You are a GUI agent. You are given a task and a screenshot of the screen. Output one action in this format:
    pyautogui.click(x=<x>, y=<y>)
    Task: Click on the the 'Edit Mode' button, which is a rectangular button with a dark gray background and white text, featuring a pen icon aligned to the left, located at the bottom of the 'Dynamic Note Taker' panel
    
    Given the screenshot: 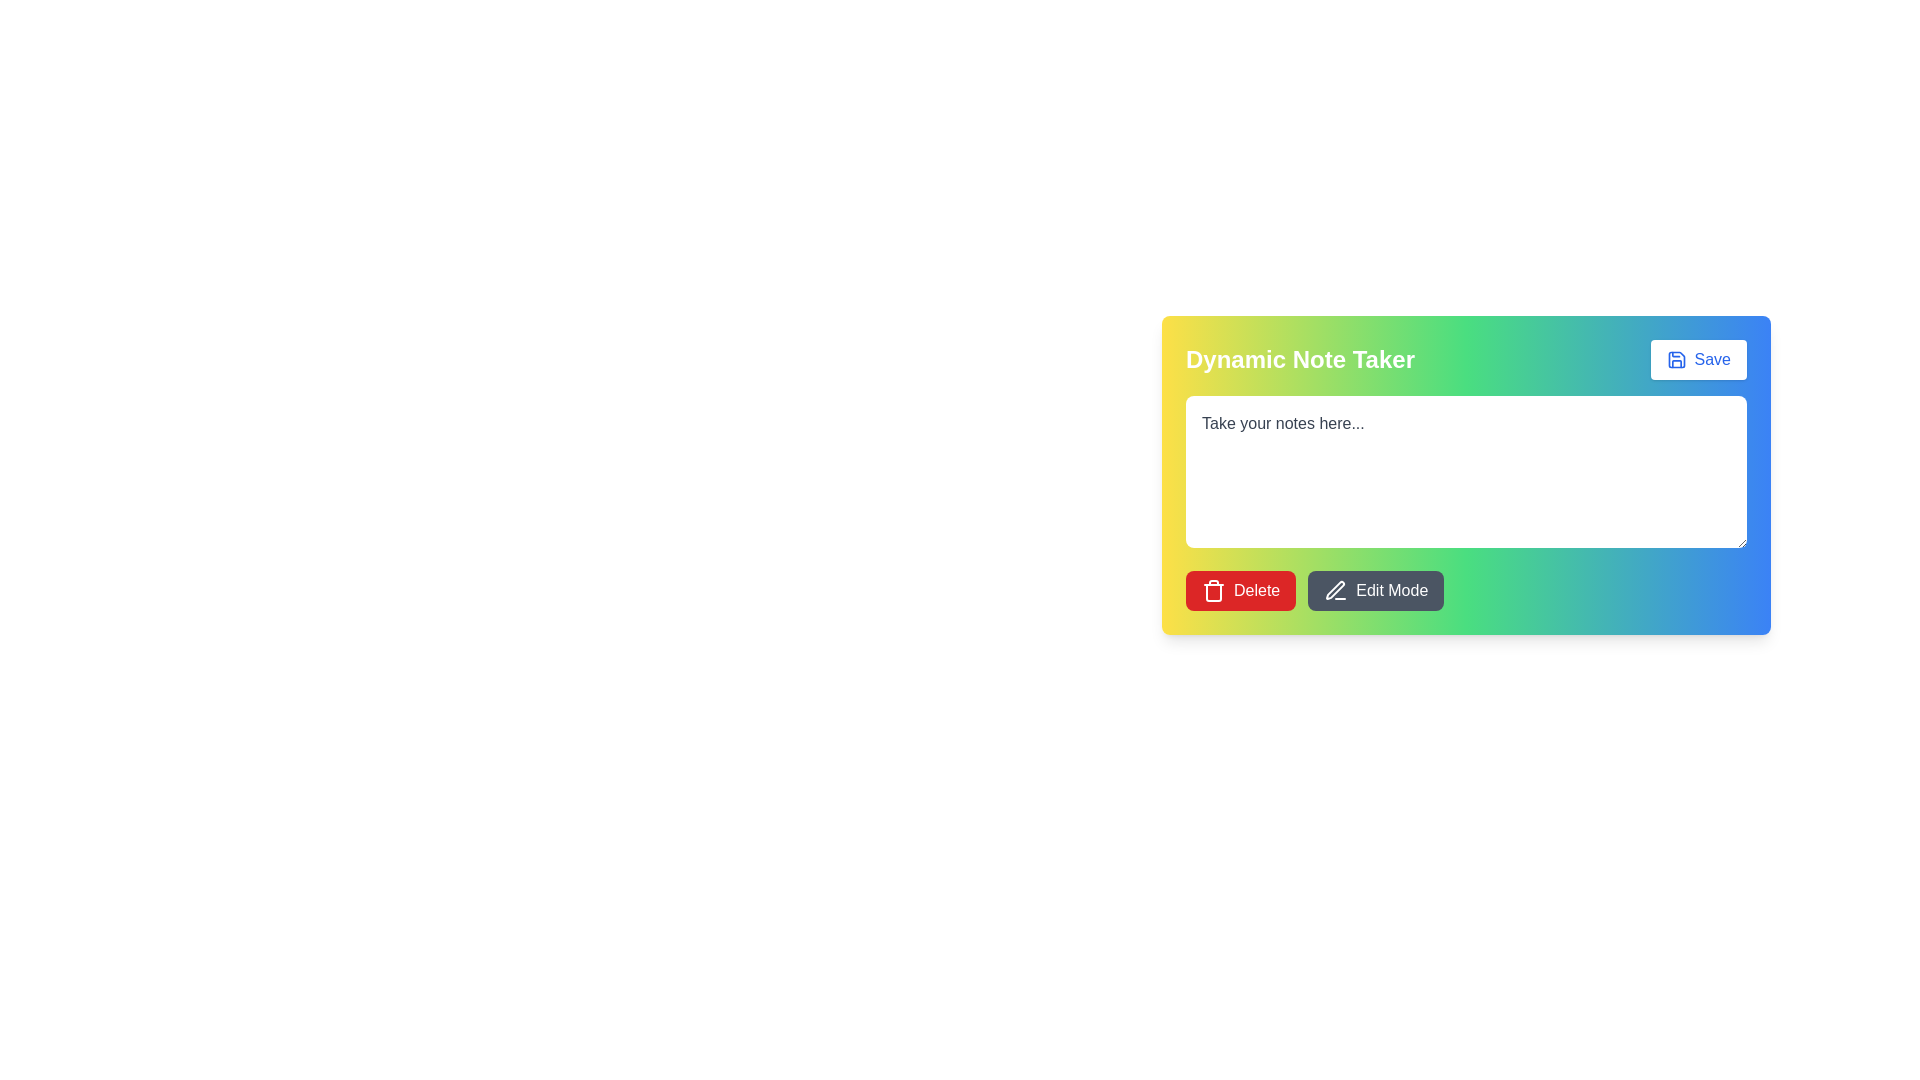 What is the action you would take?
    pyautogui.click(x=1375, y=589)
    